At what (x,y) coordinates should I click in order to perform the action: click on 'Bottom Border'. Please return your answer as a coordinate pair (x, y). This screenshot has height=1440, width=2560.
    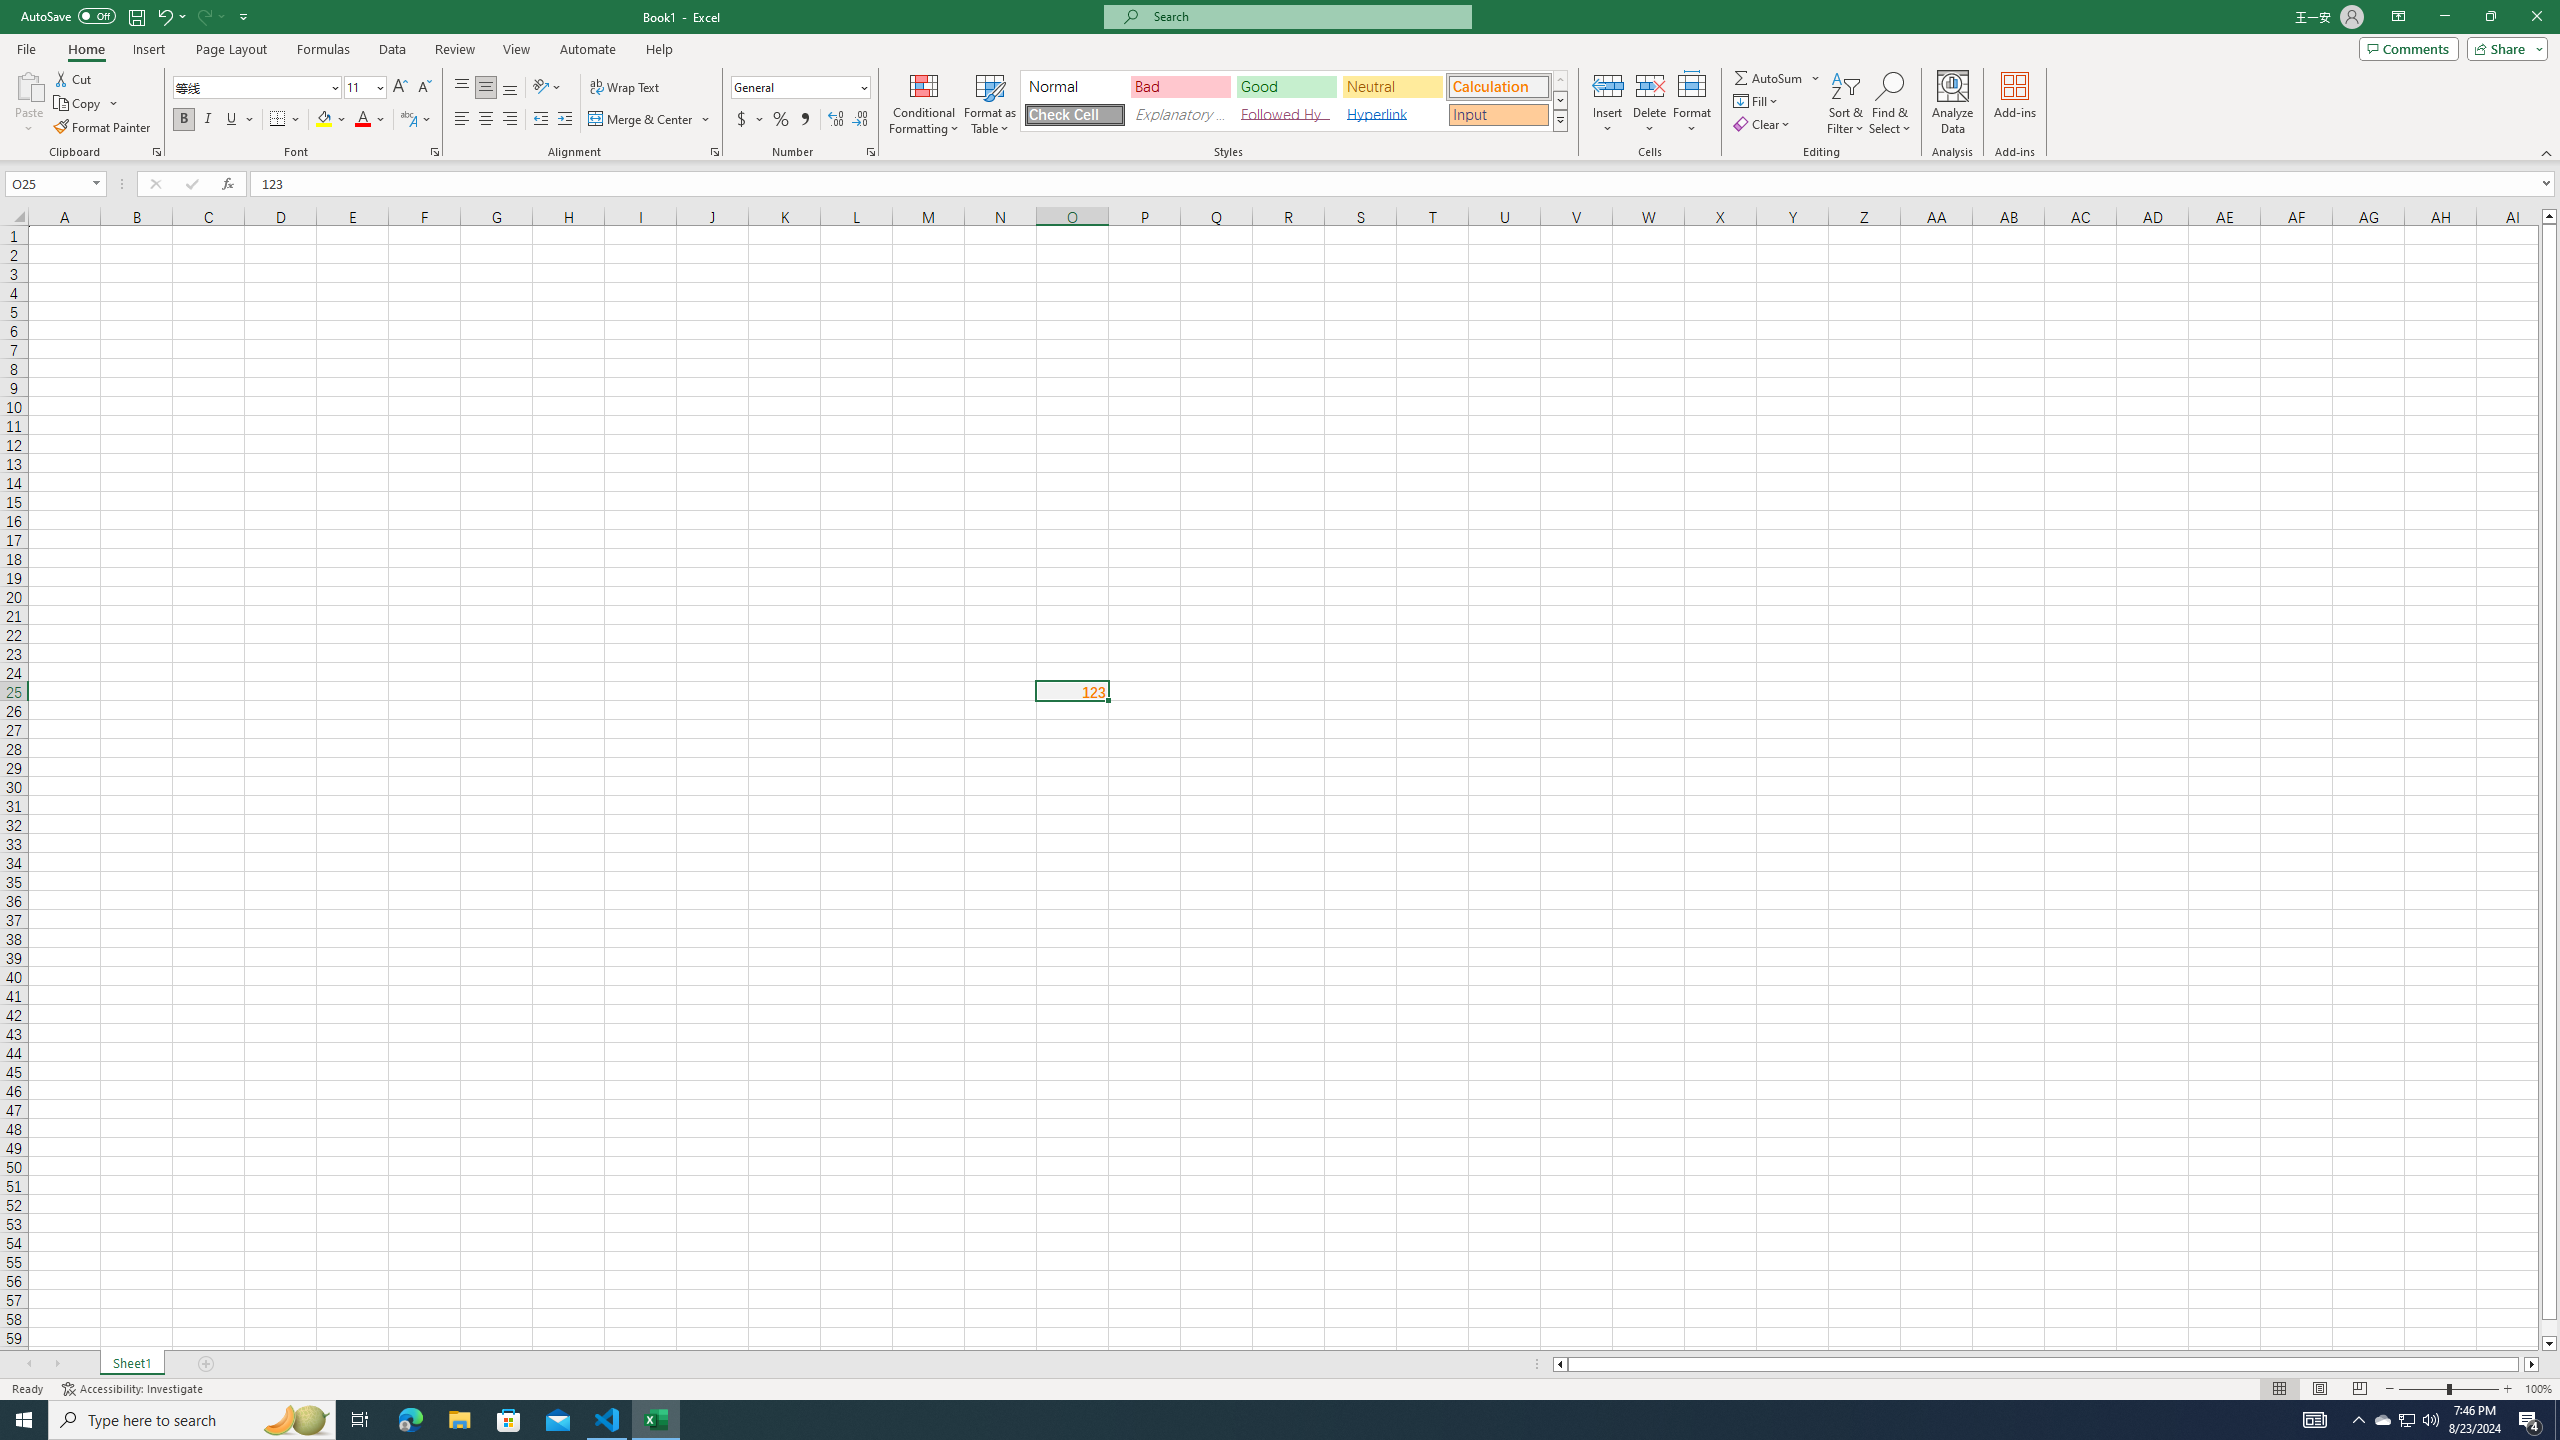
    Looking at the image, I should click on (277, 118).